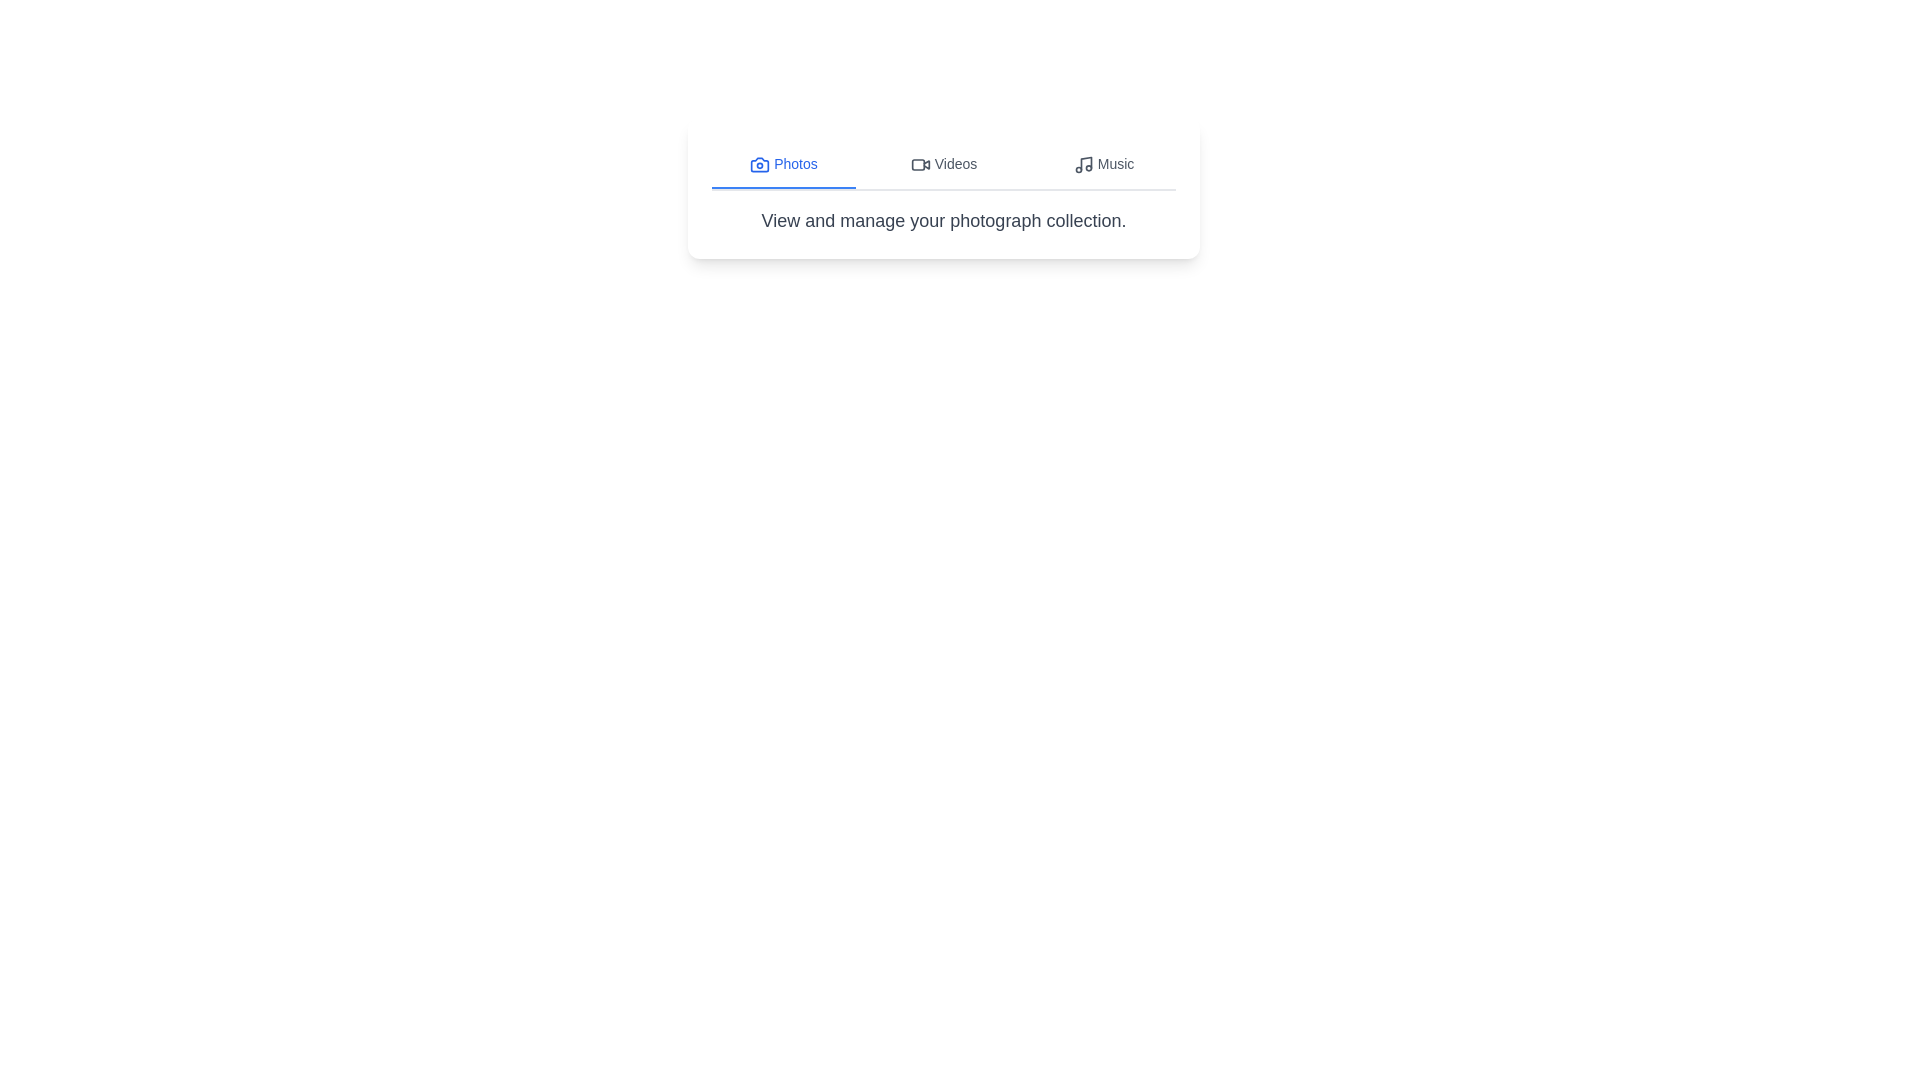  I want to click on the Videos tab by clicking on the respective tab button, so click(943, 164).